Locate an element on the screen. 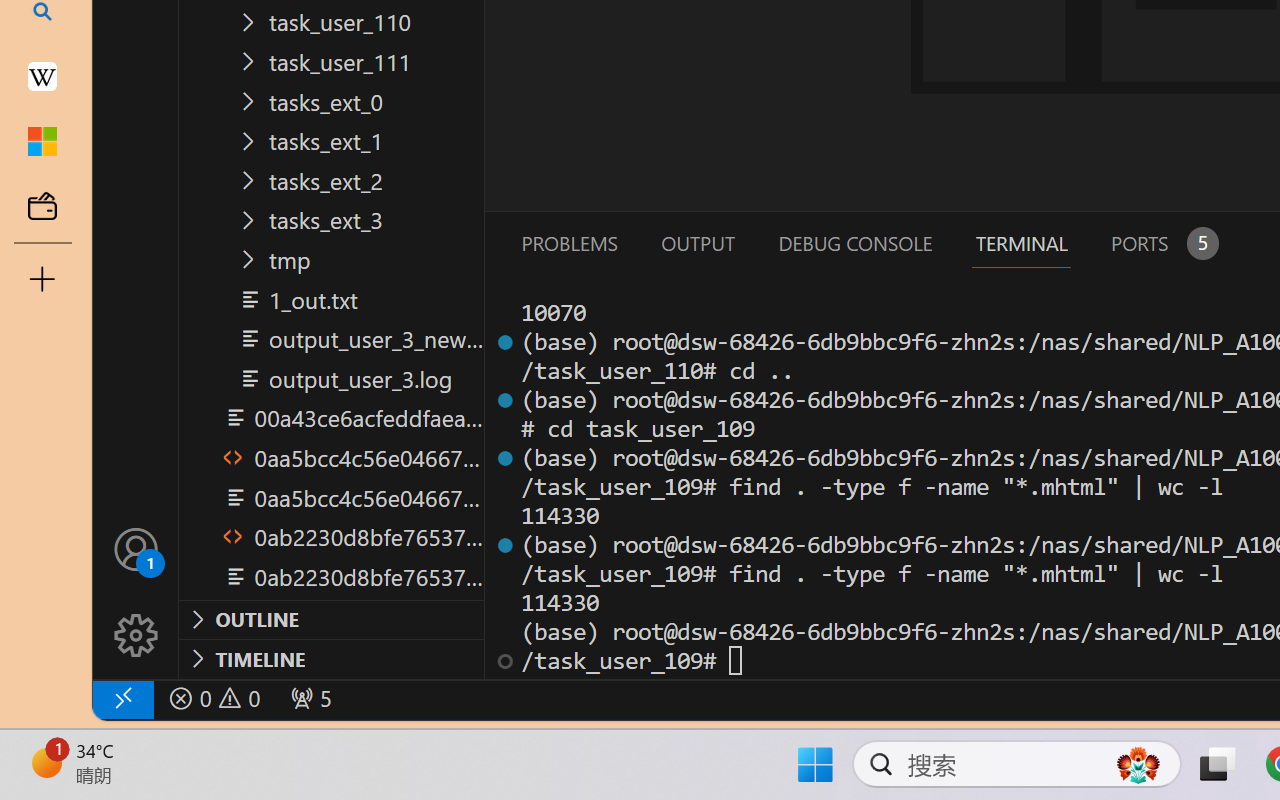 The width and height of the screenshot is (1280, 800). 'Forwarded Ports: 36301, 47065, 38781, 45817, 50331' is located at coordinates (308, 698).